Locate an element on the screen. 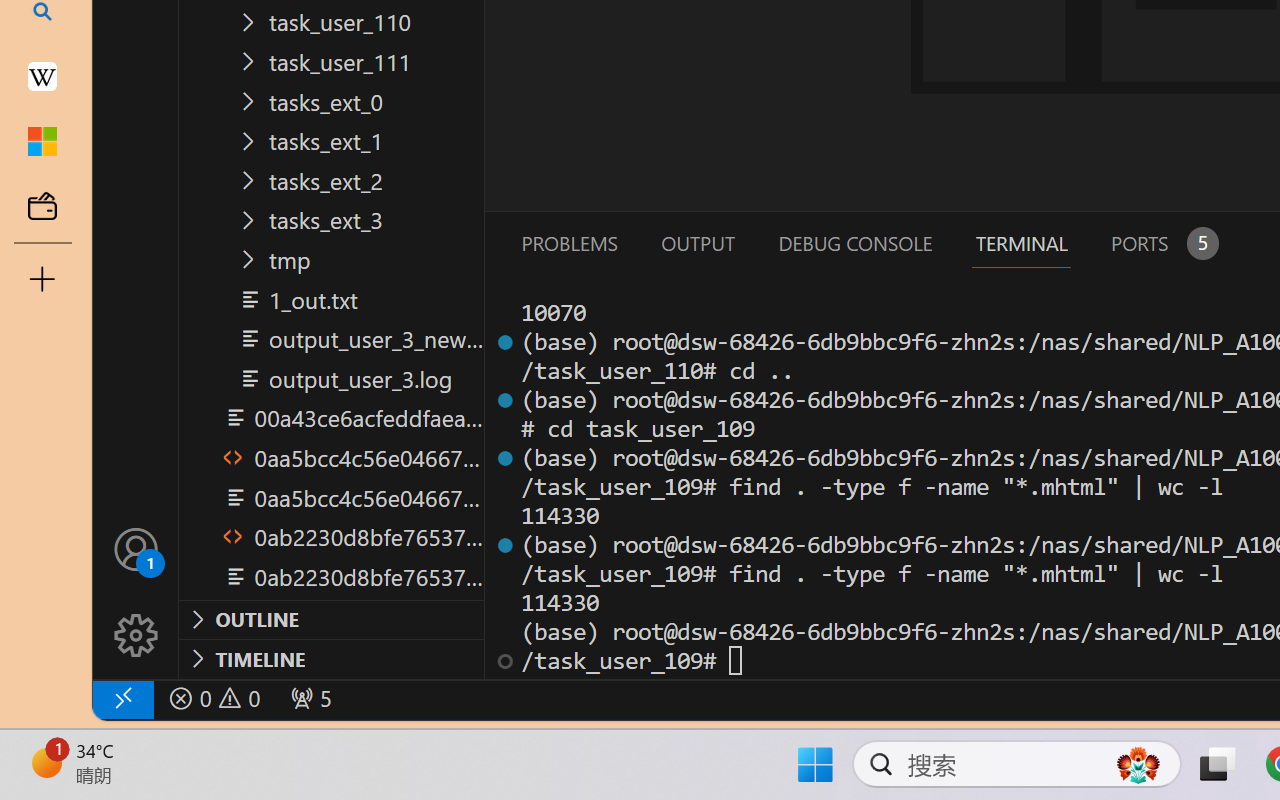 The width and height of the screenshot is (1280, 800). 'Forwarded Ports: 36301, 47065, 38781, 45817, 50331' is located at coordinates (308, 698).